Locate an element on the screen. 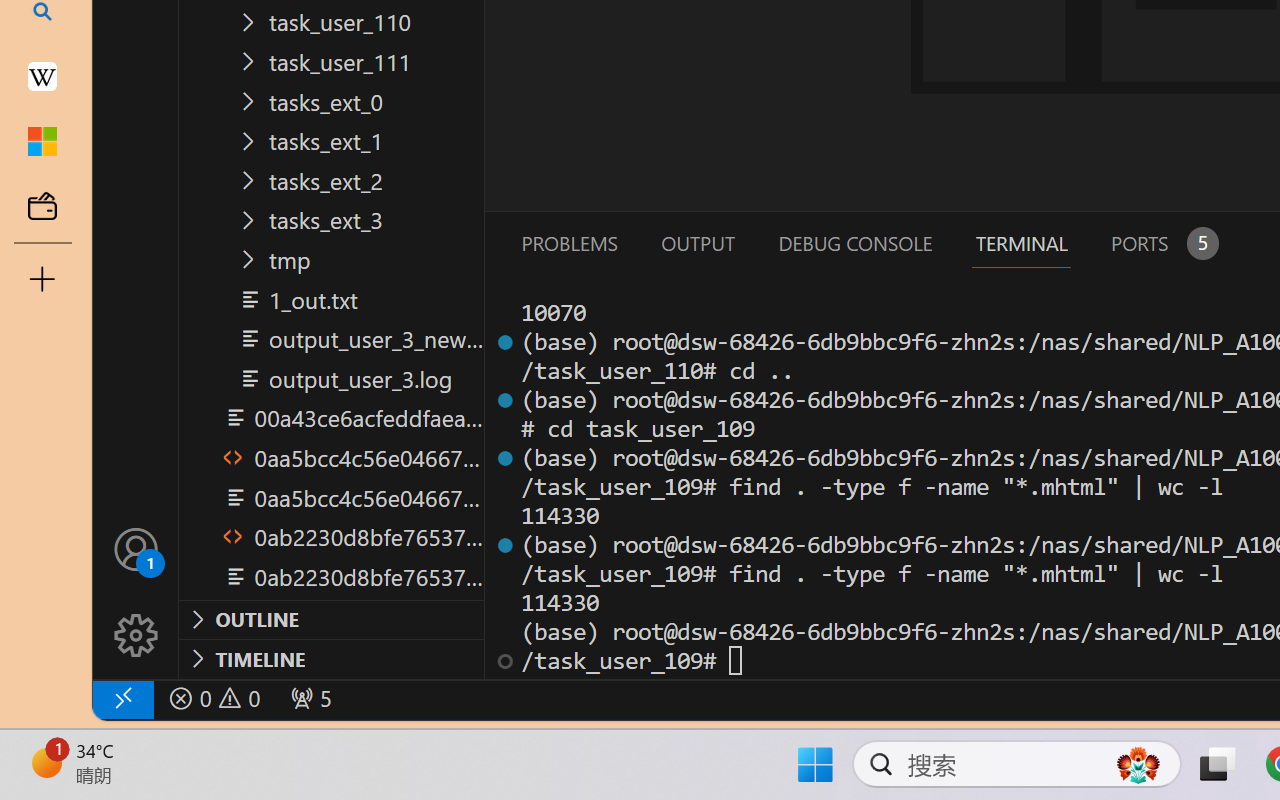 The width and height of the screenshot is (1280, 800). 'Forwarded Ports: 36301, 47065, 38781, 45817, 50331' is located at coordinates (308, 698).